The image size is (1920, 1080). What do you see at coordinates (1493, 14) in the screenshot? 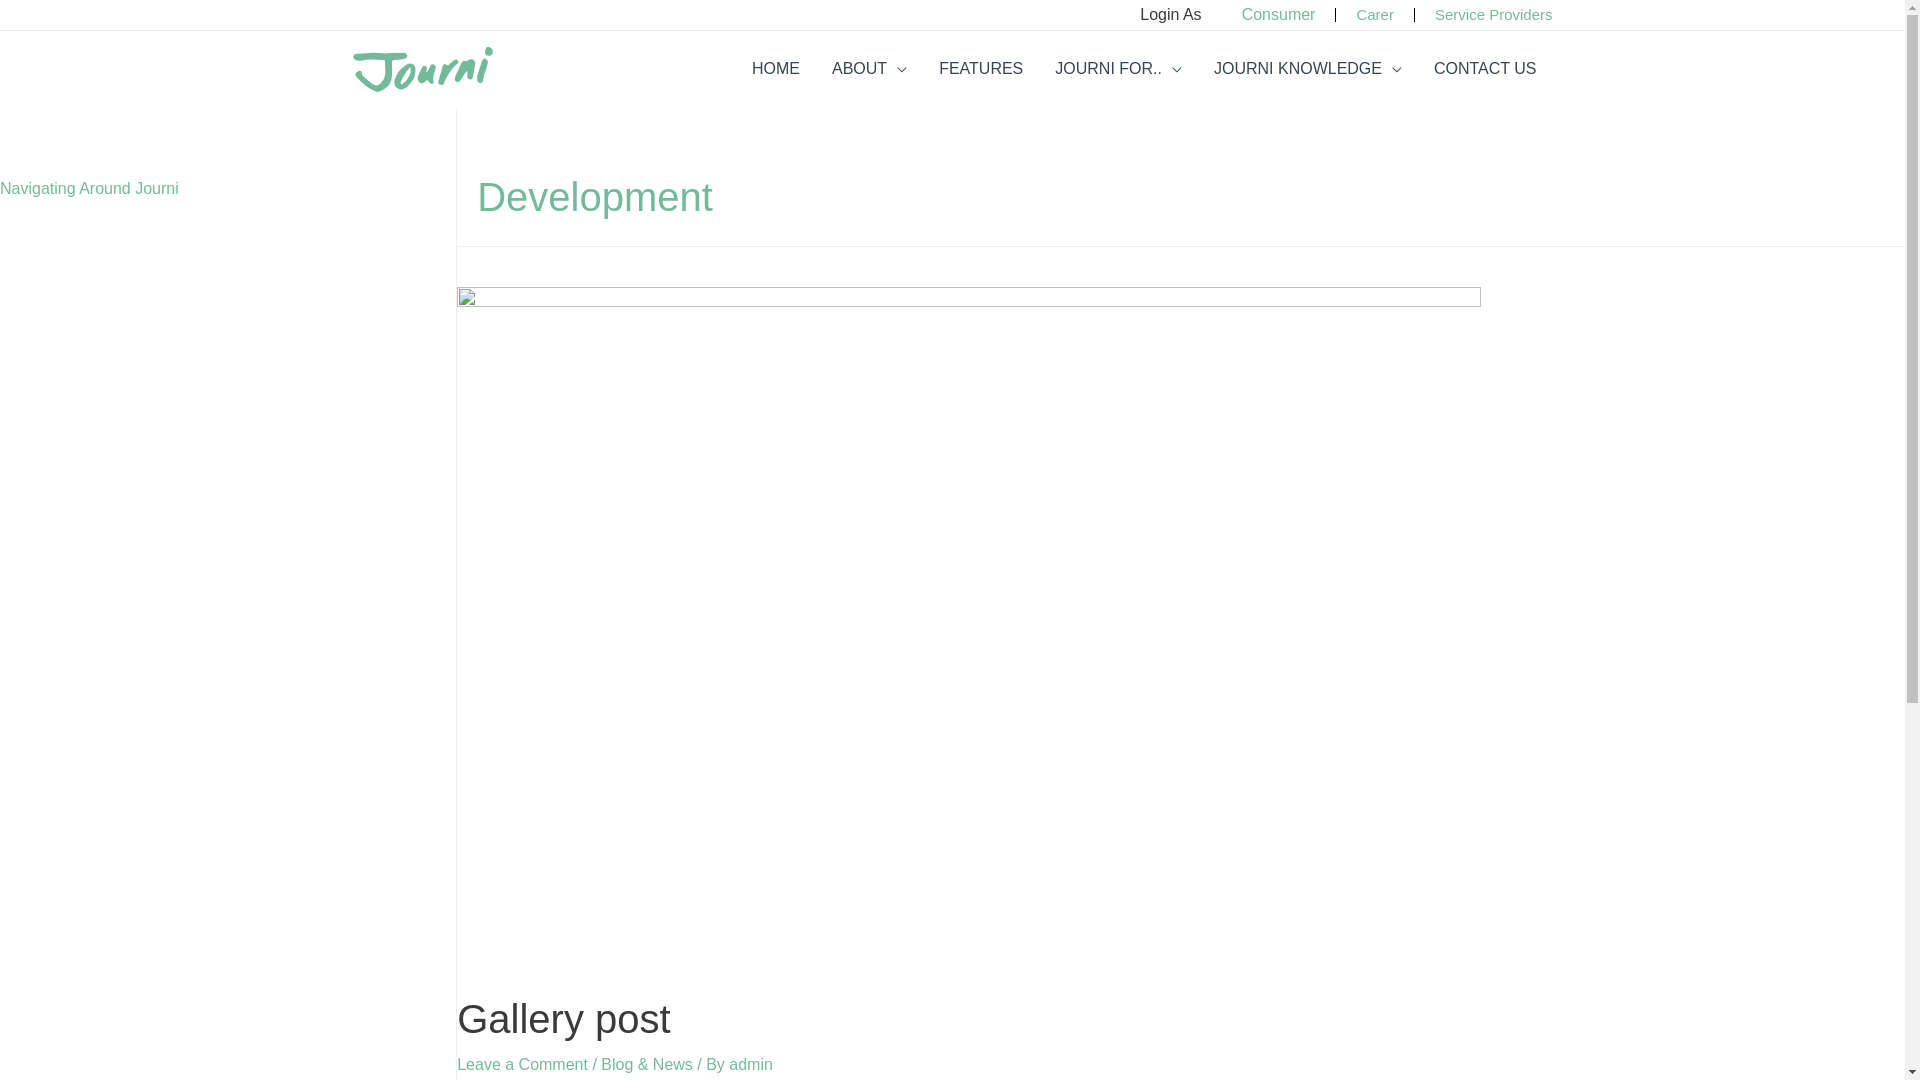
I see `'Service Providers'` at bounding box center [1493, 14].